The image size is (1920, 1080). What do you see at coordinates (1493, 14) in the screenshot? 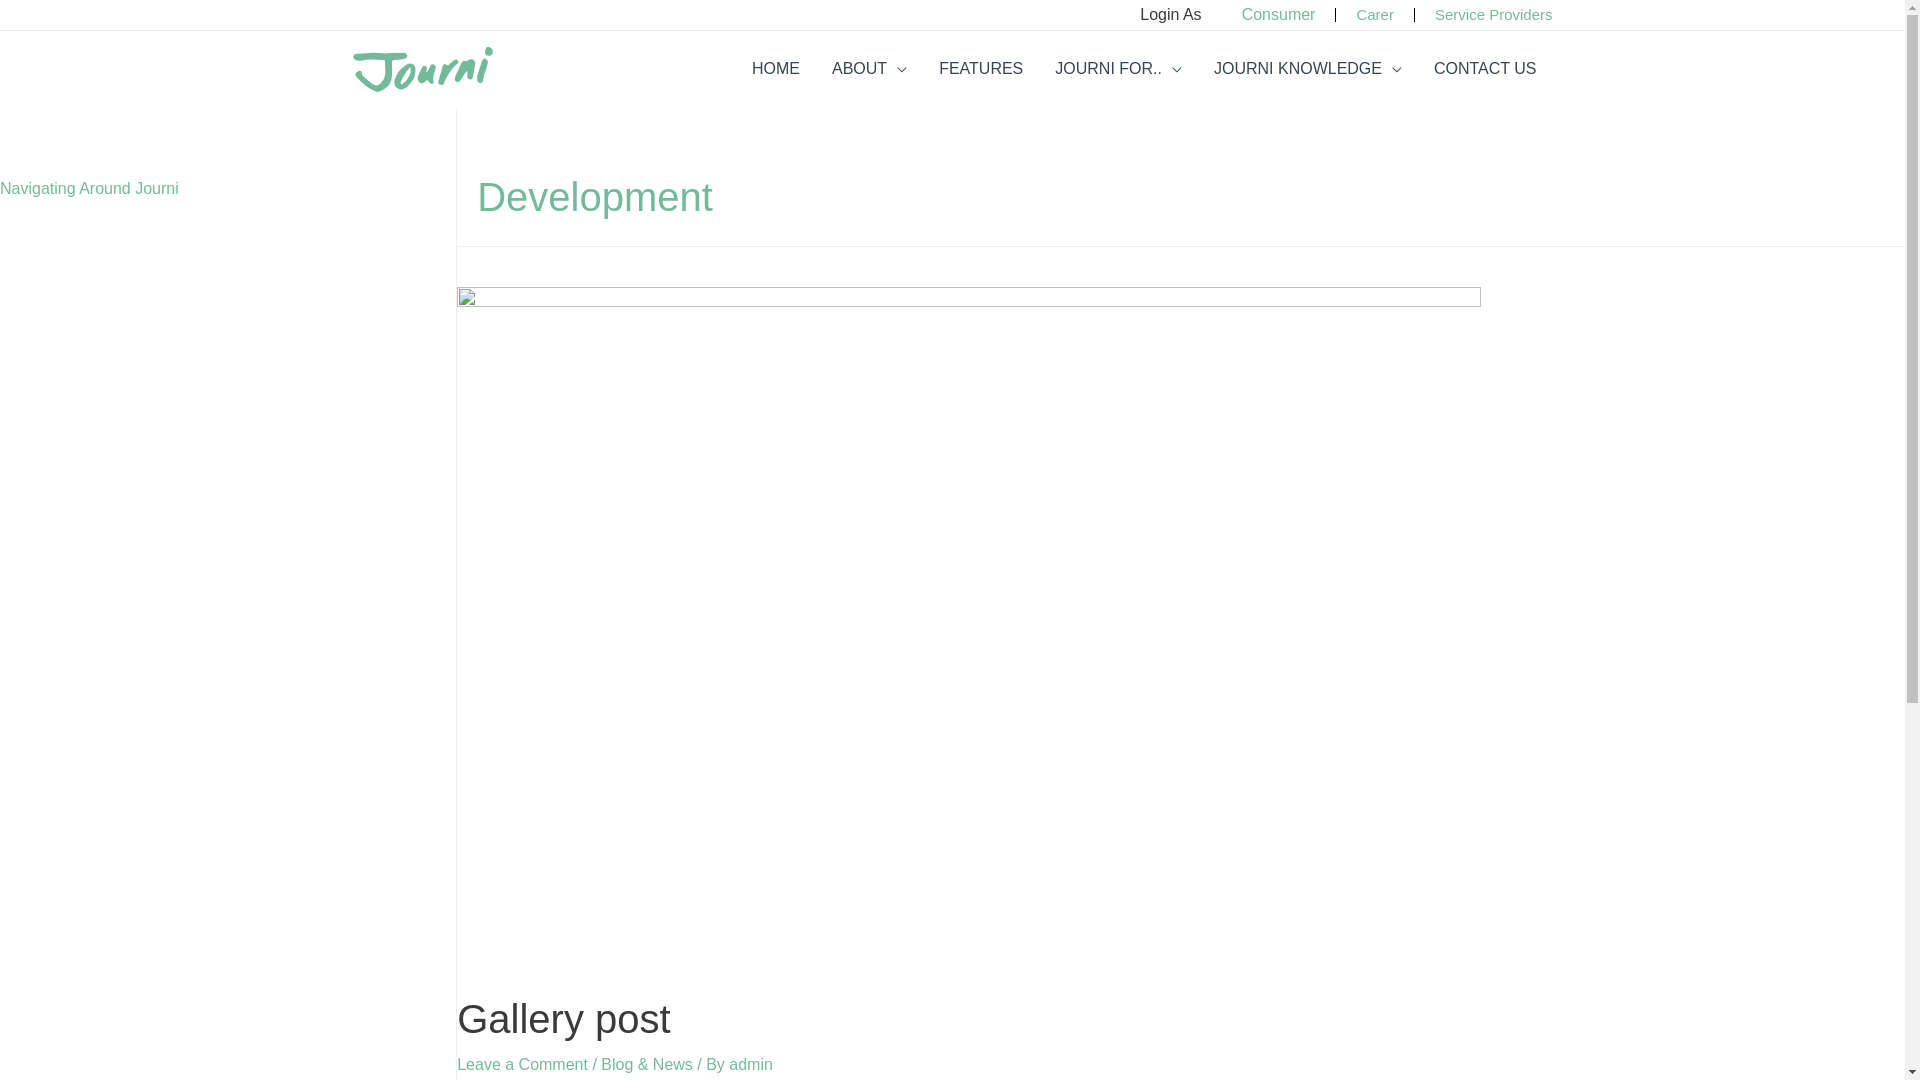
I see `'Service Providers'` at bounding box center [1493, 14].